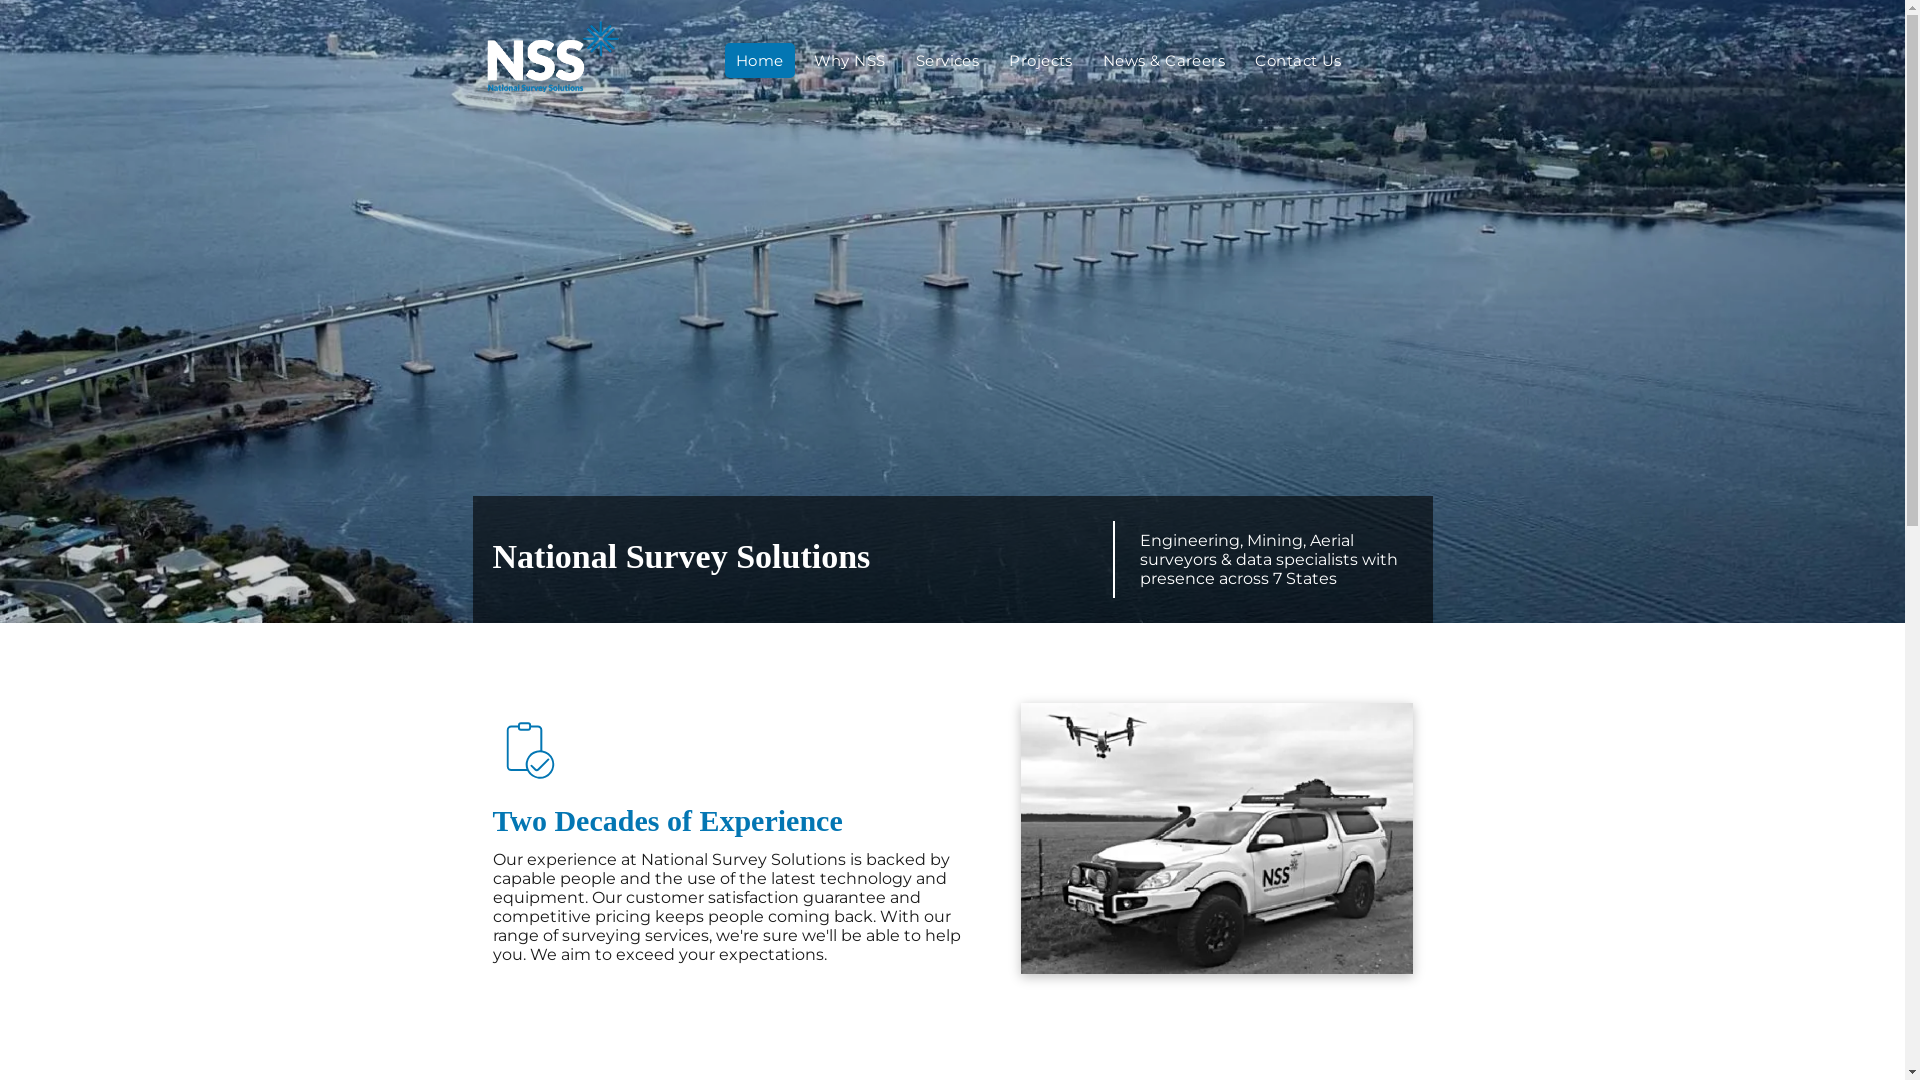  What do you see at coordinates (1298, 59) in the screenshot?
I see `'Contact Us'` at bounding box center [1298, 59].